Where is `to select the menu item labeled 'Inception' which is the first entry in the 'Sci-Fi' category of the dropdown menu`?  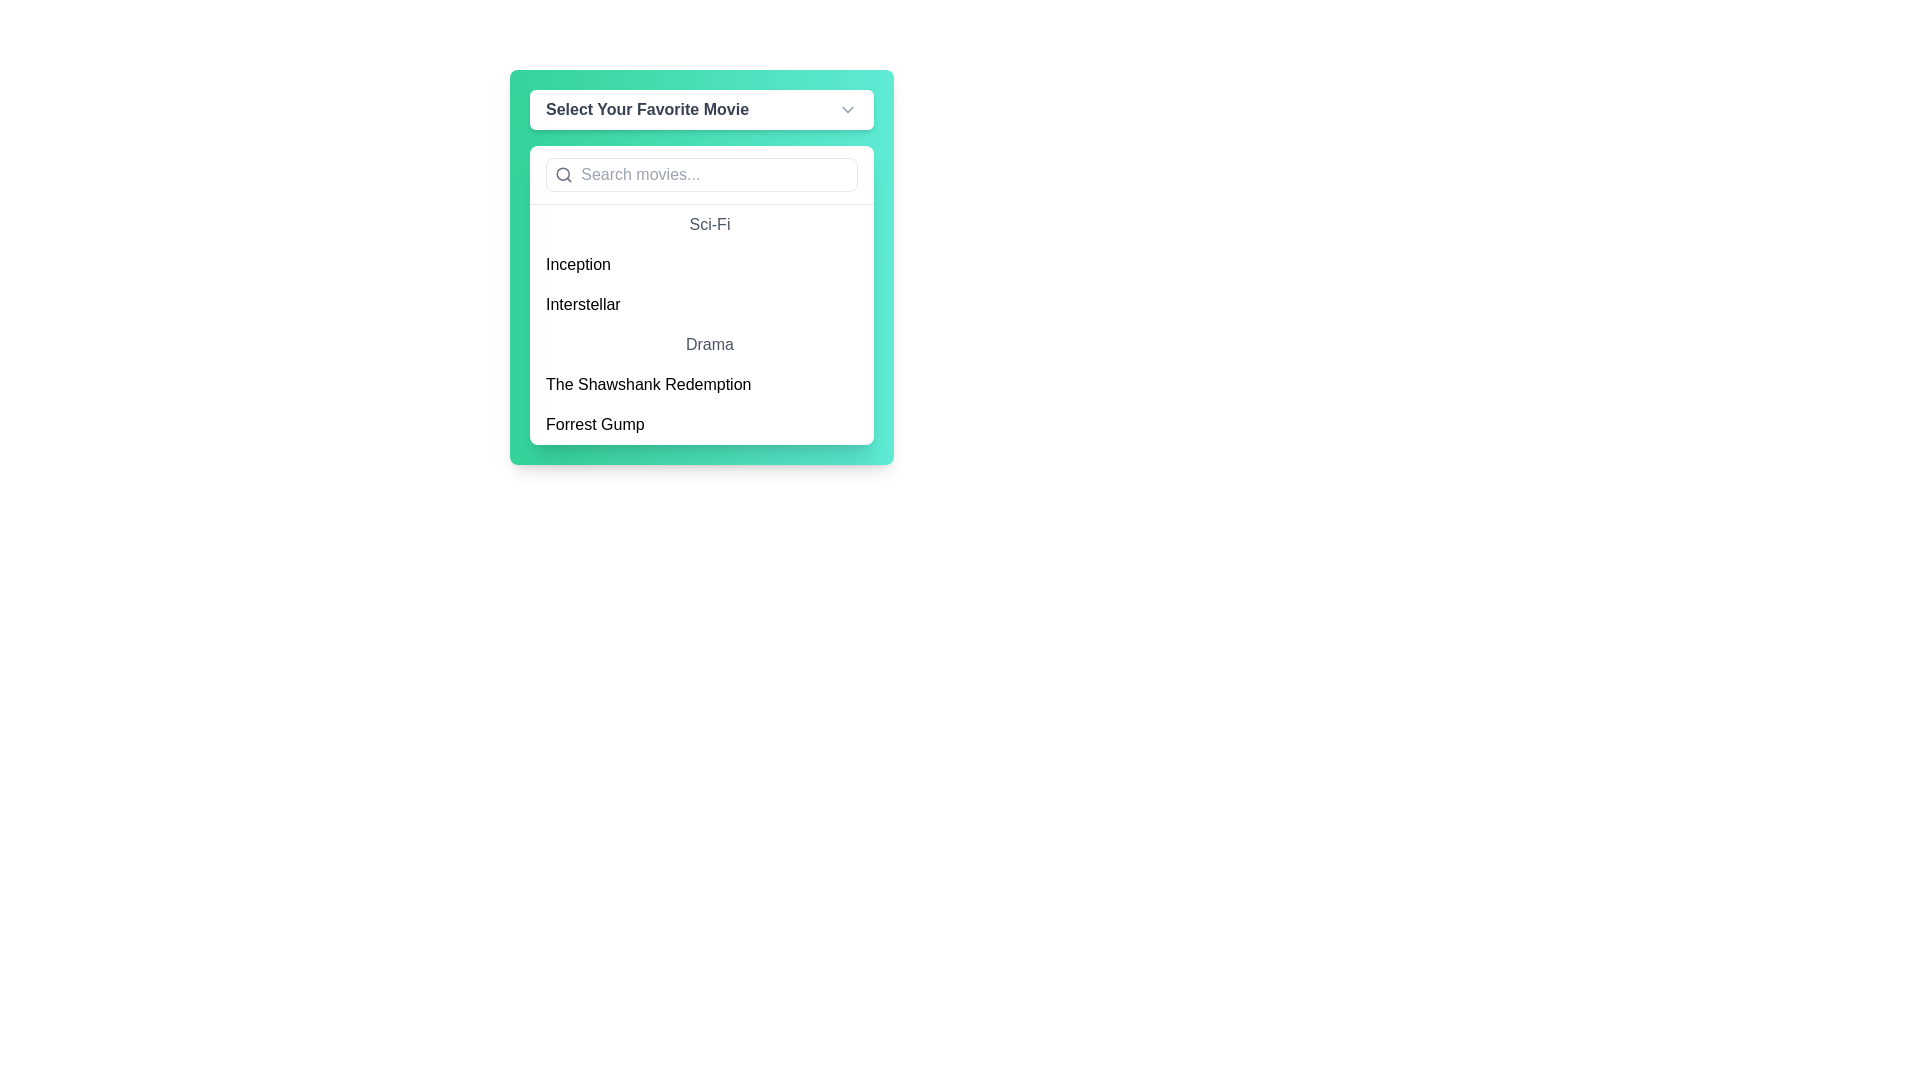 to select the menu item labeled 'Inception' which is the first entry in the 'Sci-Fi' category of the dropdown menu is located at coordinates (701, 264).